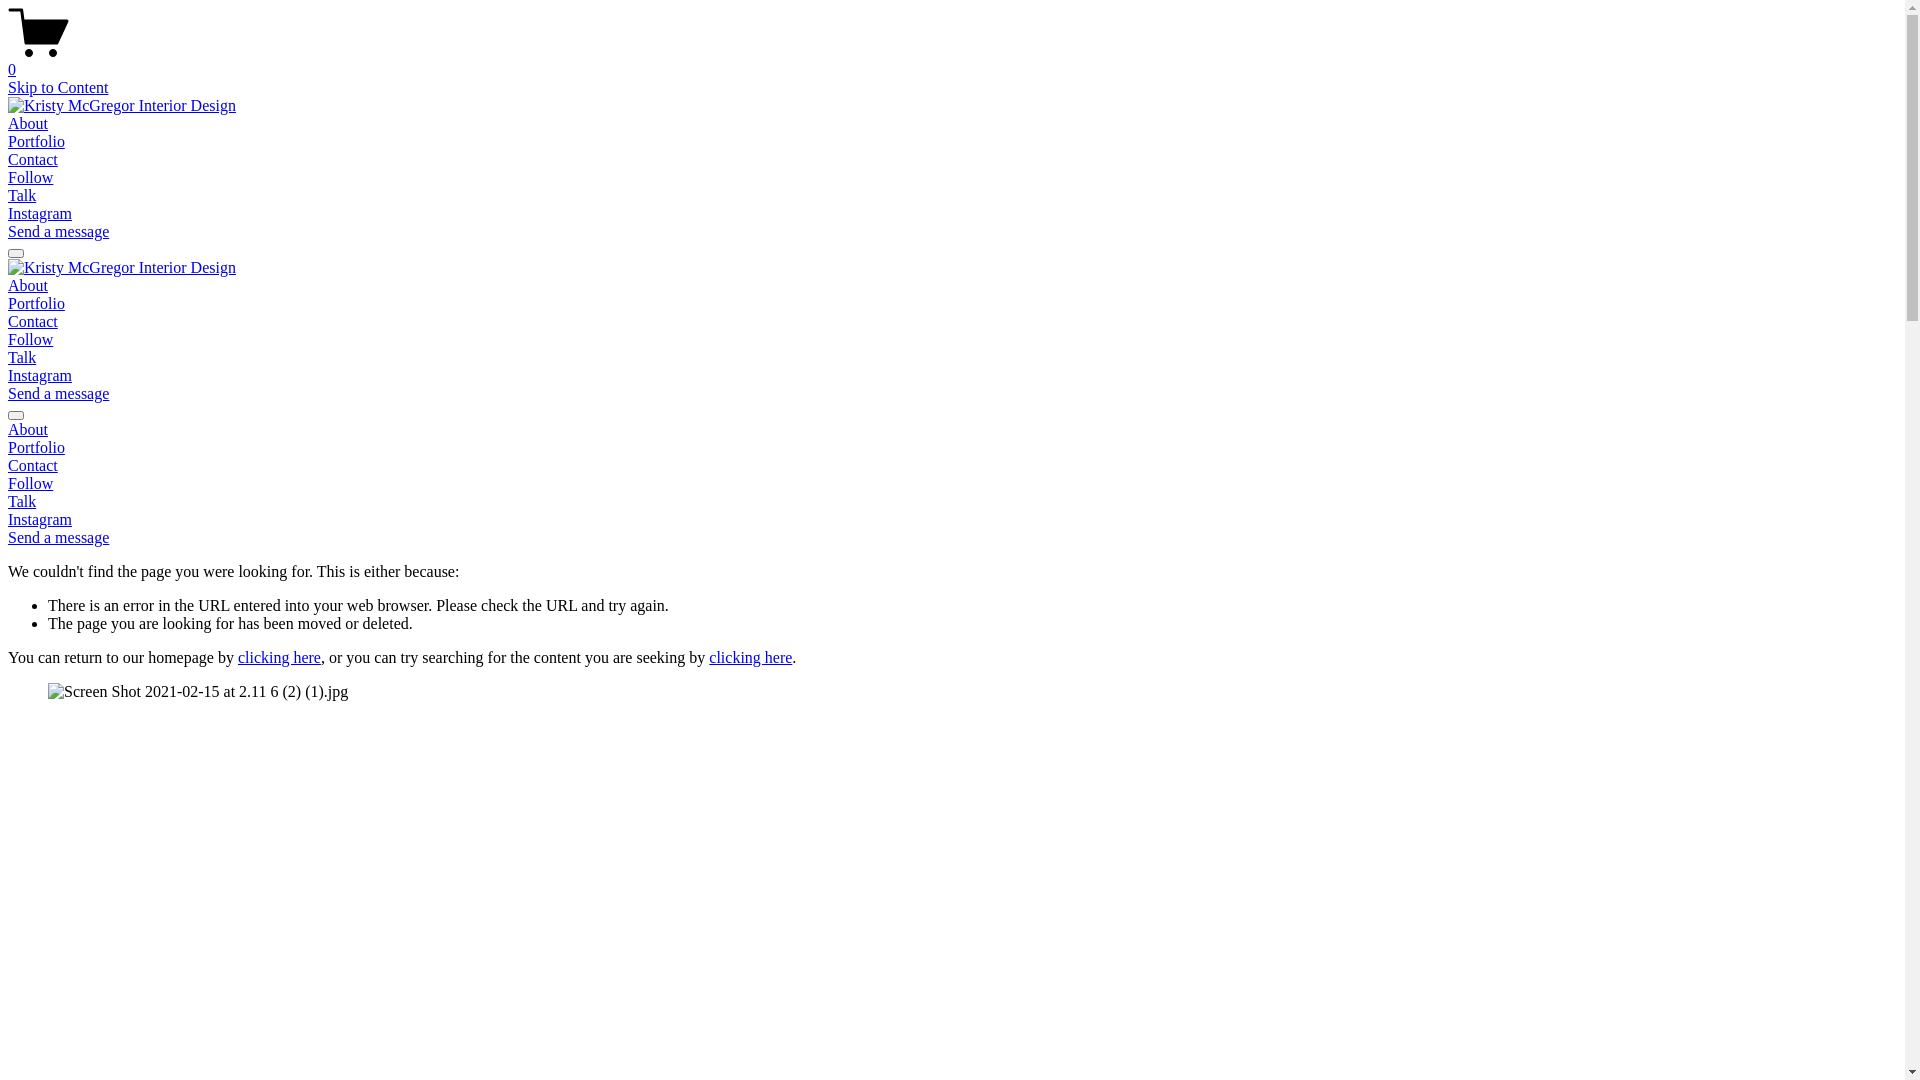 The image size is (1920, 1080). I want to click on 'Talk', so click(22, 195).